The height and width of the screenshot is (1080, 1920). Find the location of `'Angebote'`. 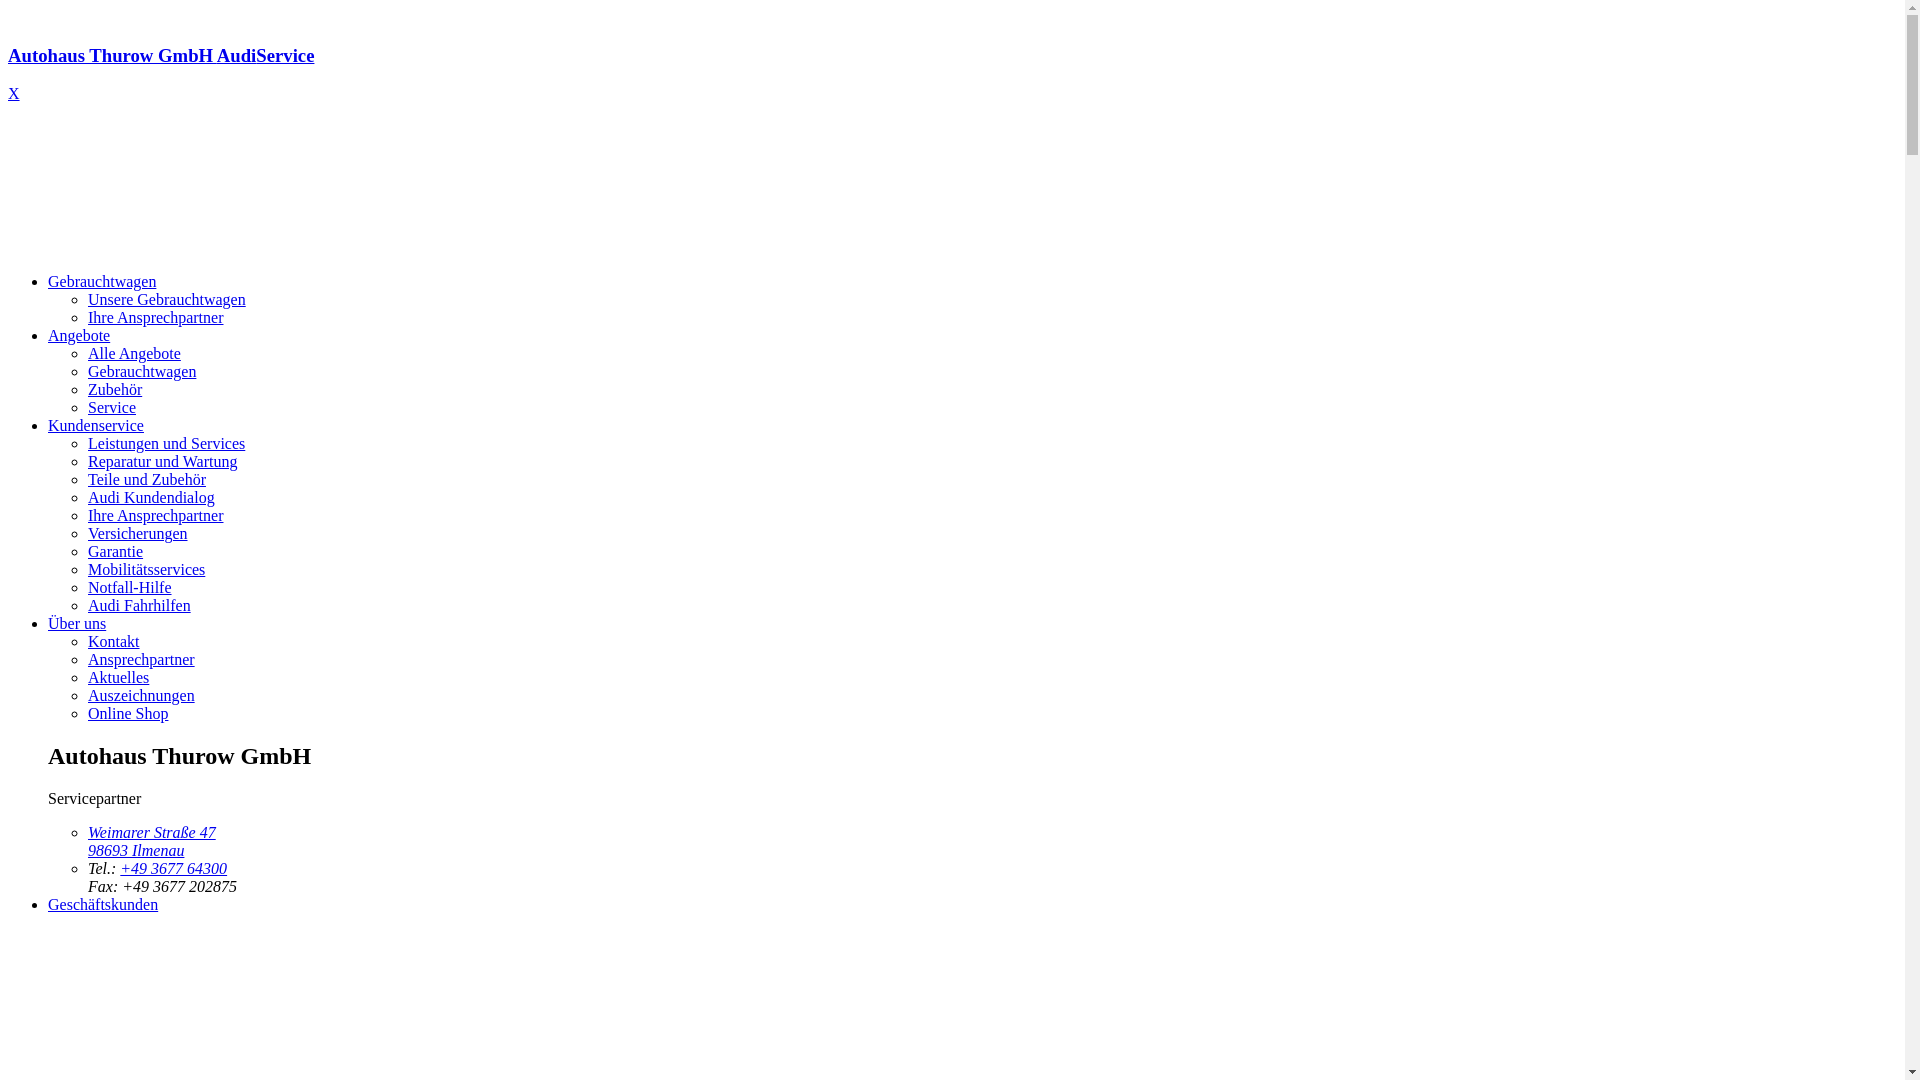

'Angebote' is located at coordinates (78, 334).